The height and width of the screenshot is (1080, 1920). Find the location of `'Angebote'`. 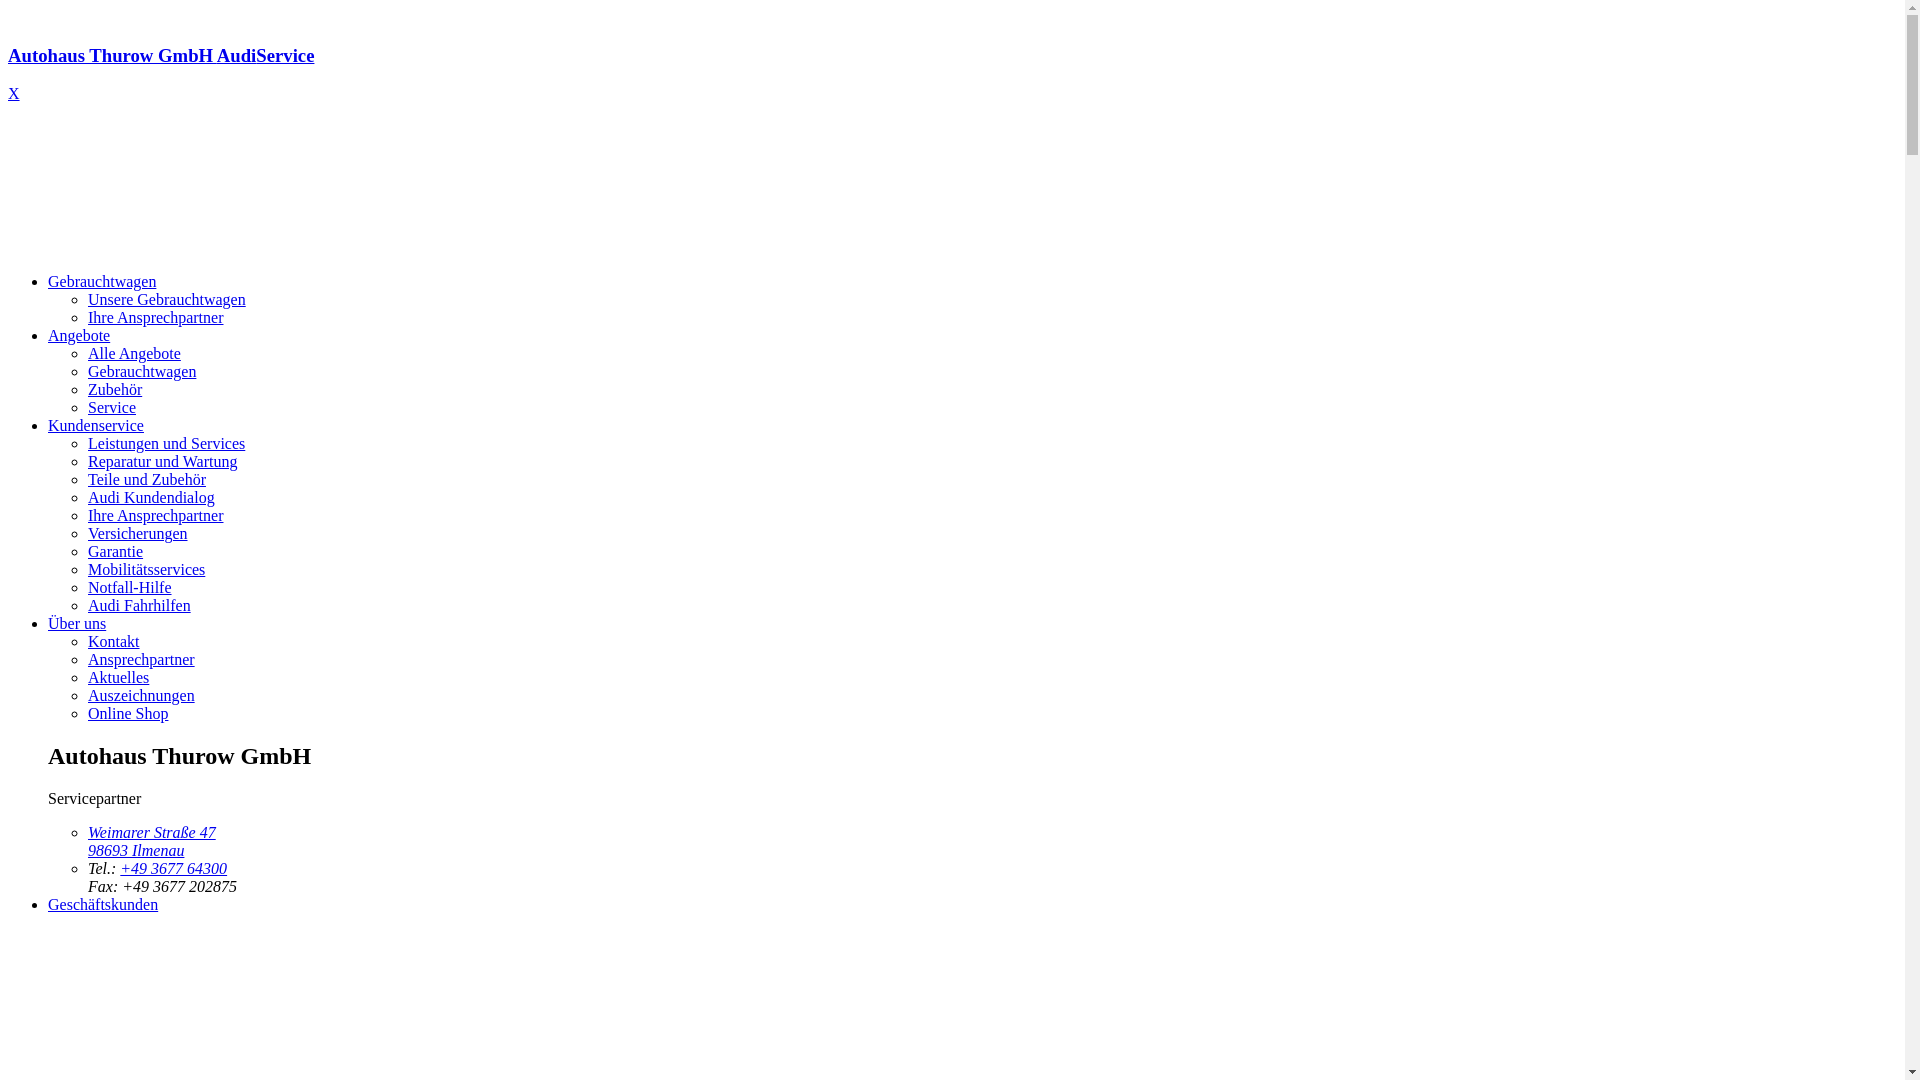

'Angebote' is located at coordinates (78, 334).